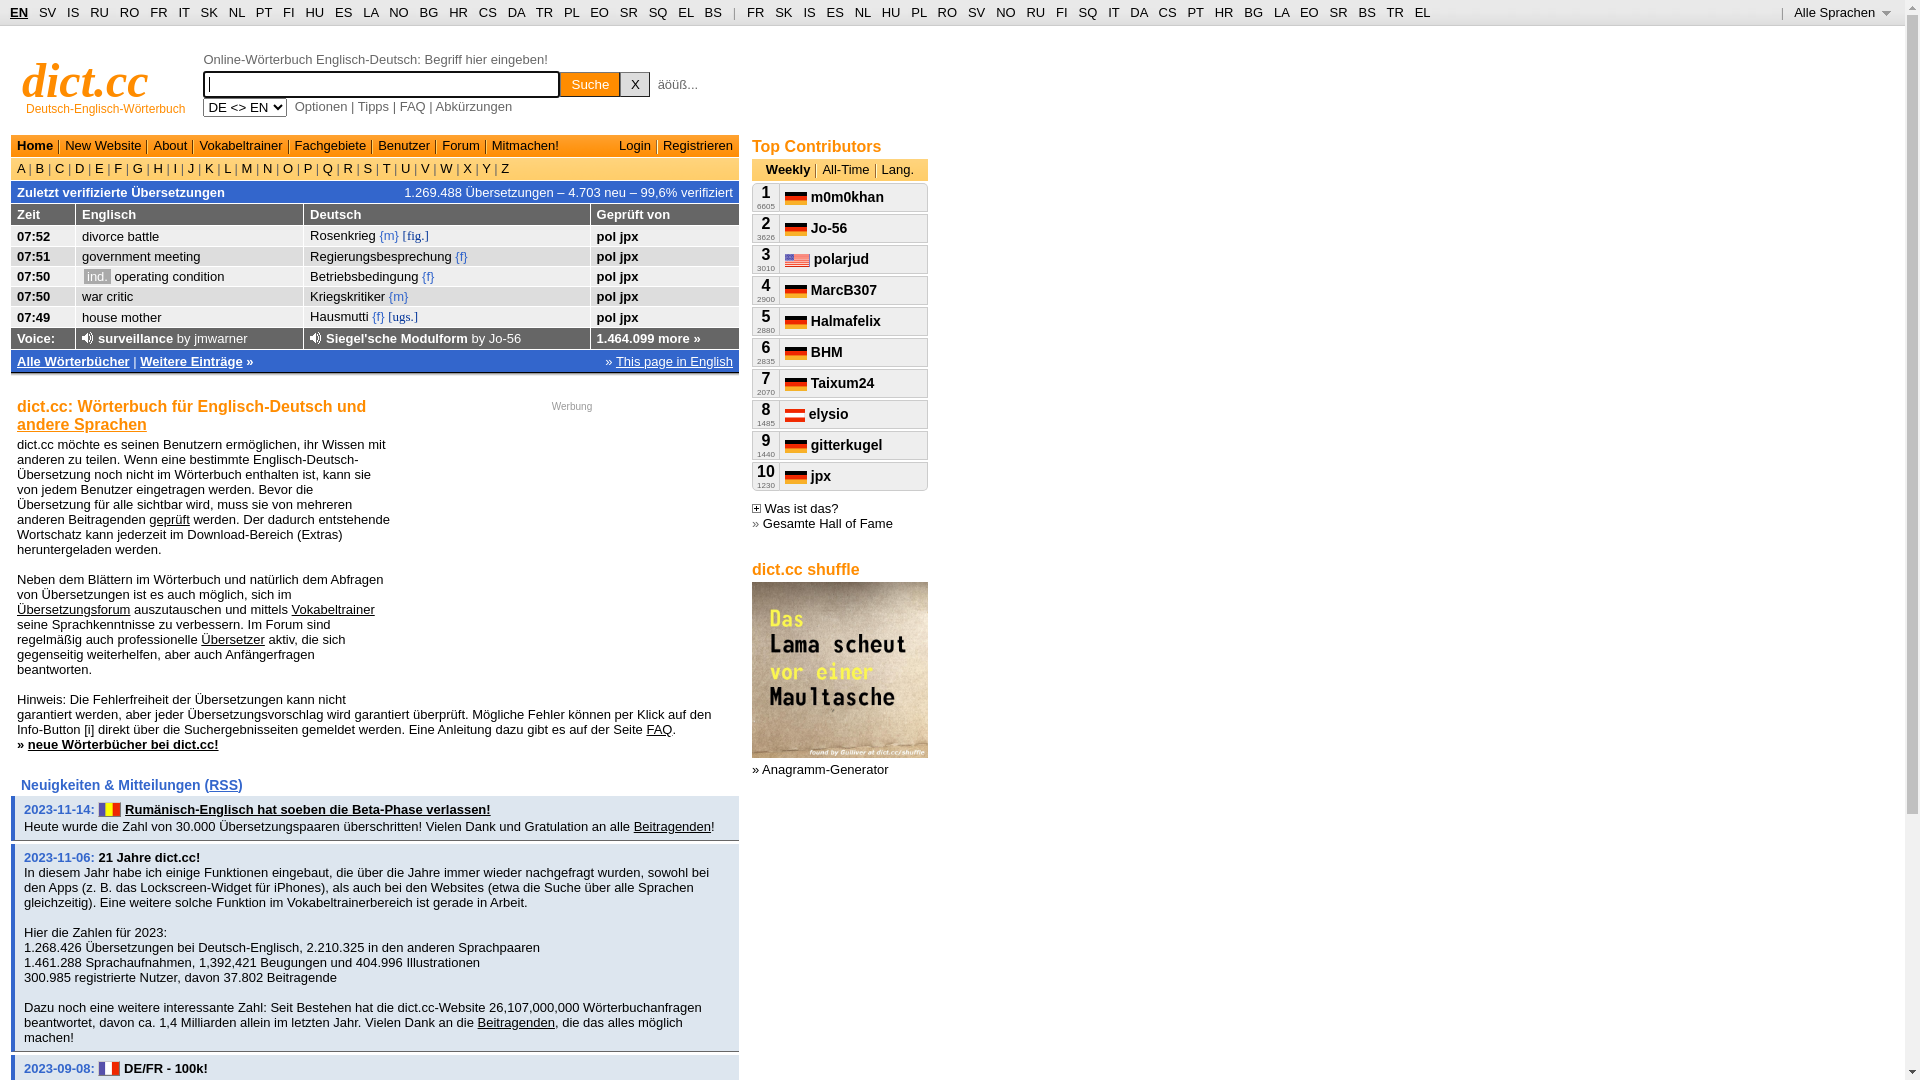  Describe the element at coordinates (605, 296) in the screenshot. I see `'pol'` at that location.